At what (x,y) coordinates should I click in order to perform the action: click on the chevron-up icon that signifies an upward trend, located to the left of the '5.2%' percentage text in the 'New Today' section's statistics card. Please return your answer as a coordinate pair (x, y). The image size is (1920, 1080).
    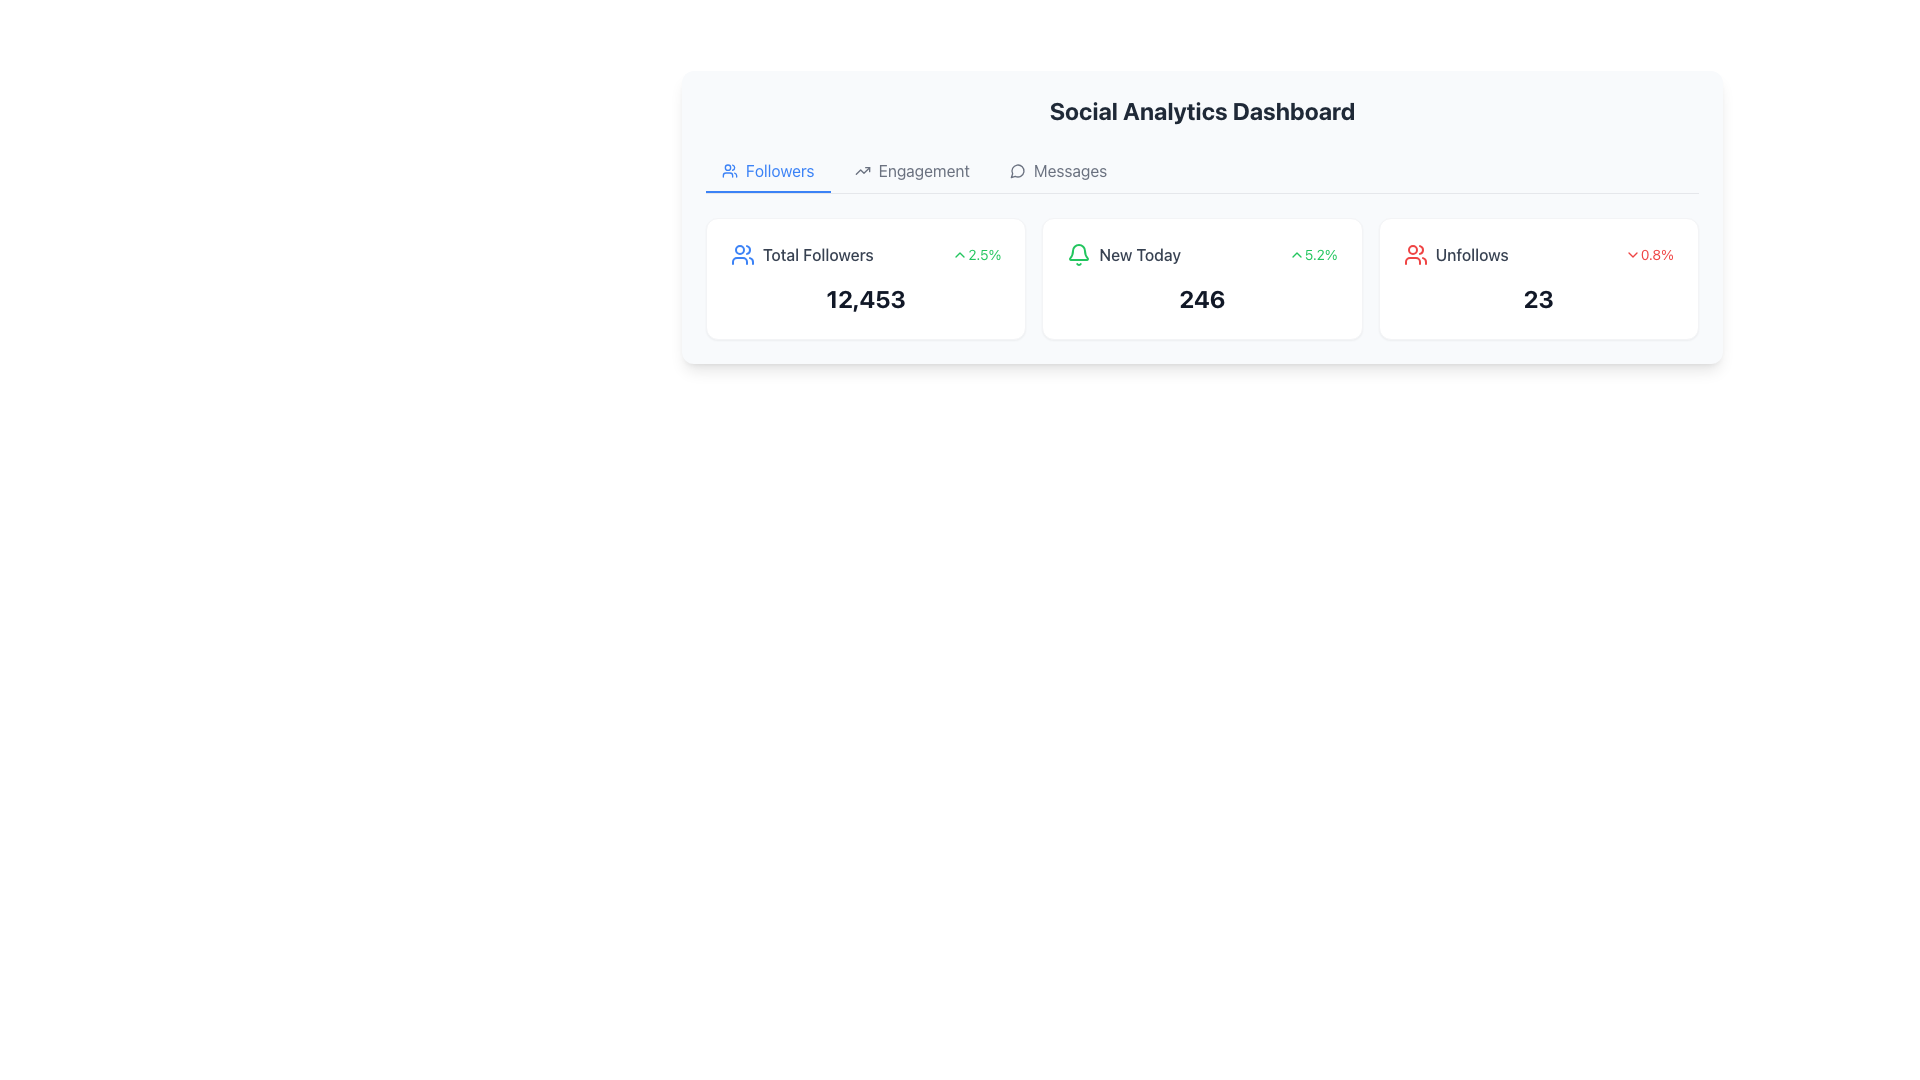
    Looking at the image, I should click on (1296, 253).